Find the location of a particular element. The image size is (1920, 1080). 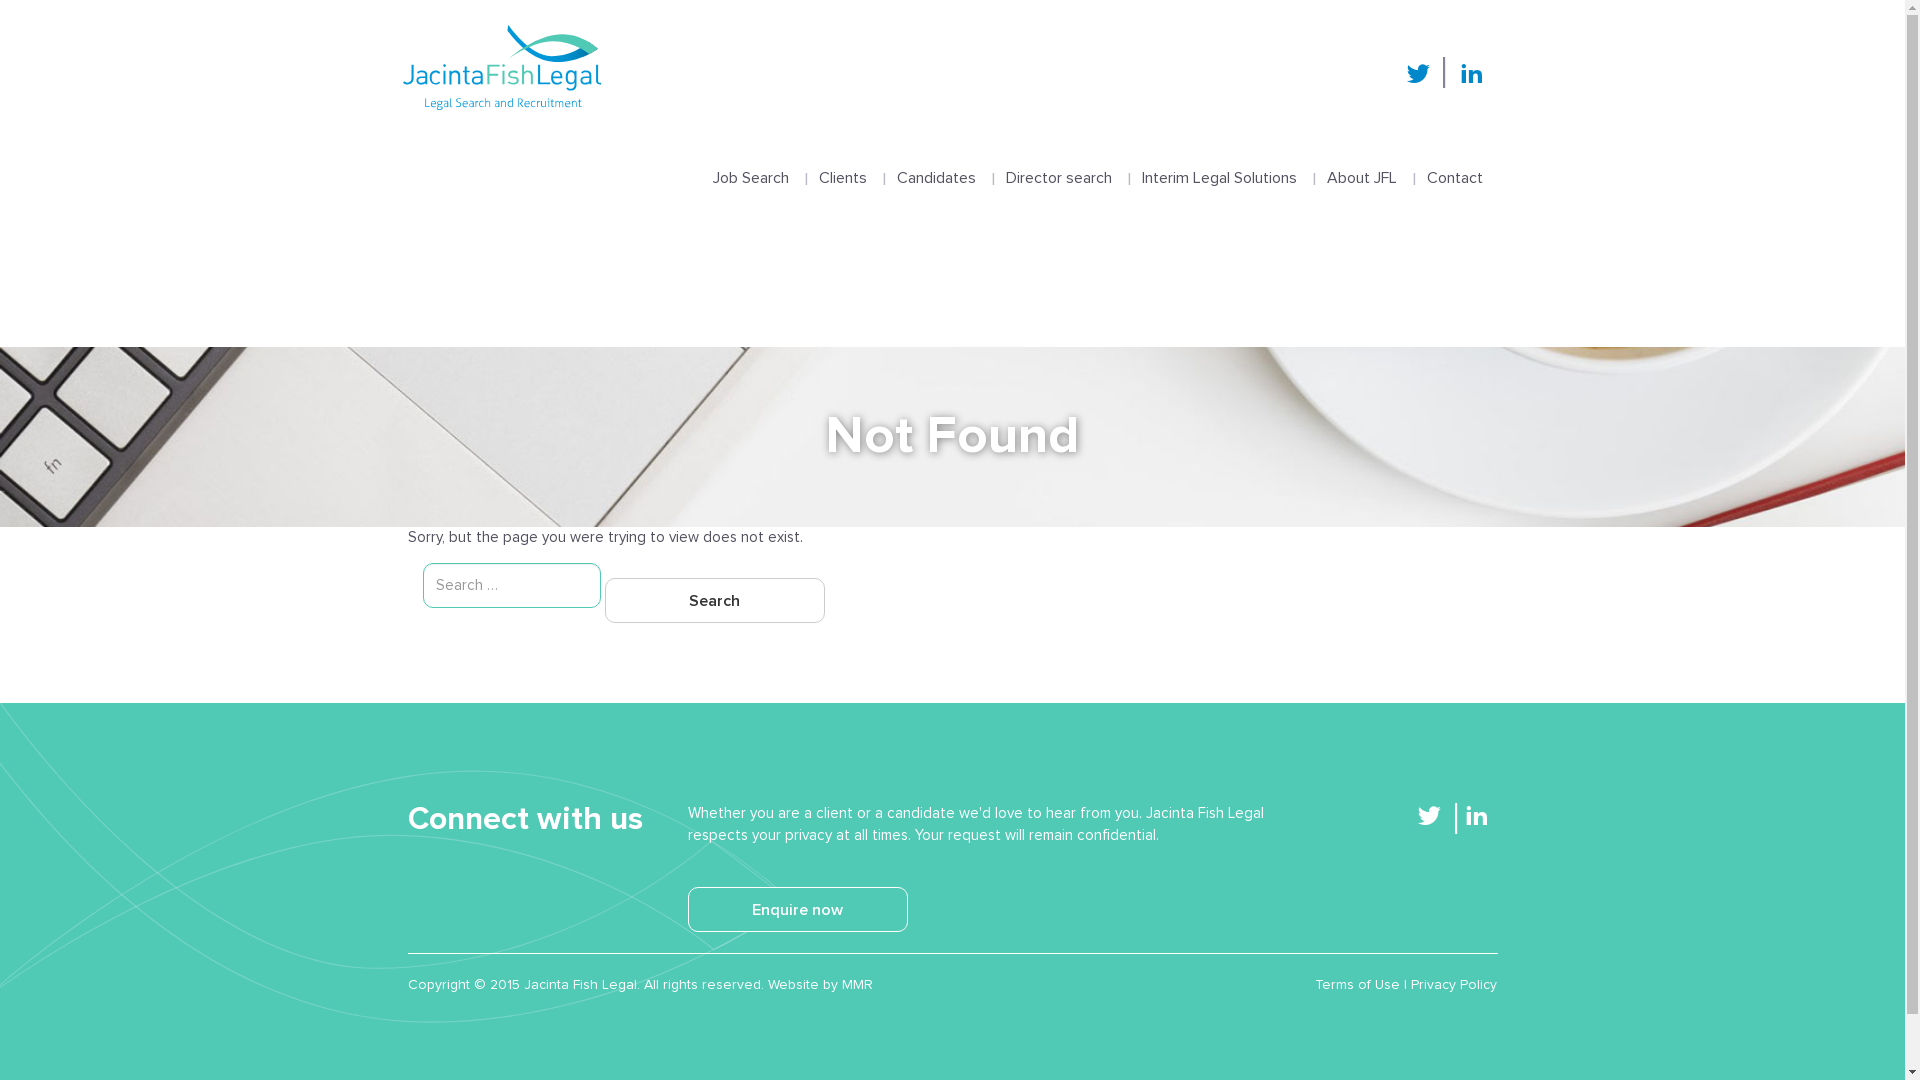

'Search' is located at coordinates (714, 599).